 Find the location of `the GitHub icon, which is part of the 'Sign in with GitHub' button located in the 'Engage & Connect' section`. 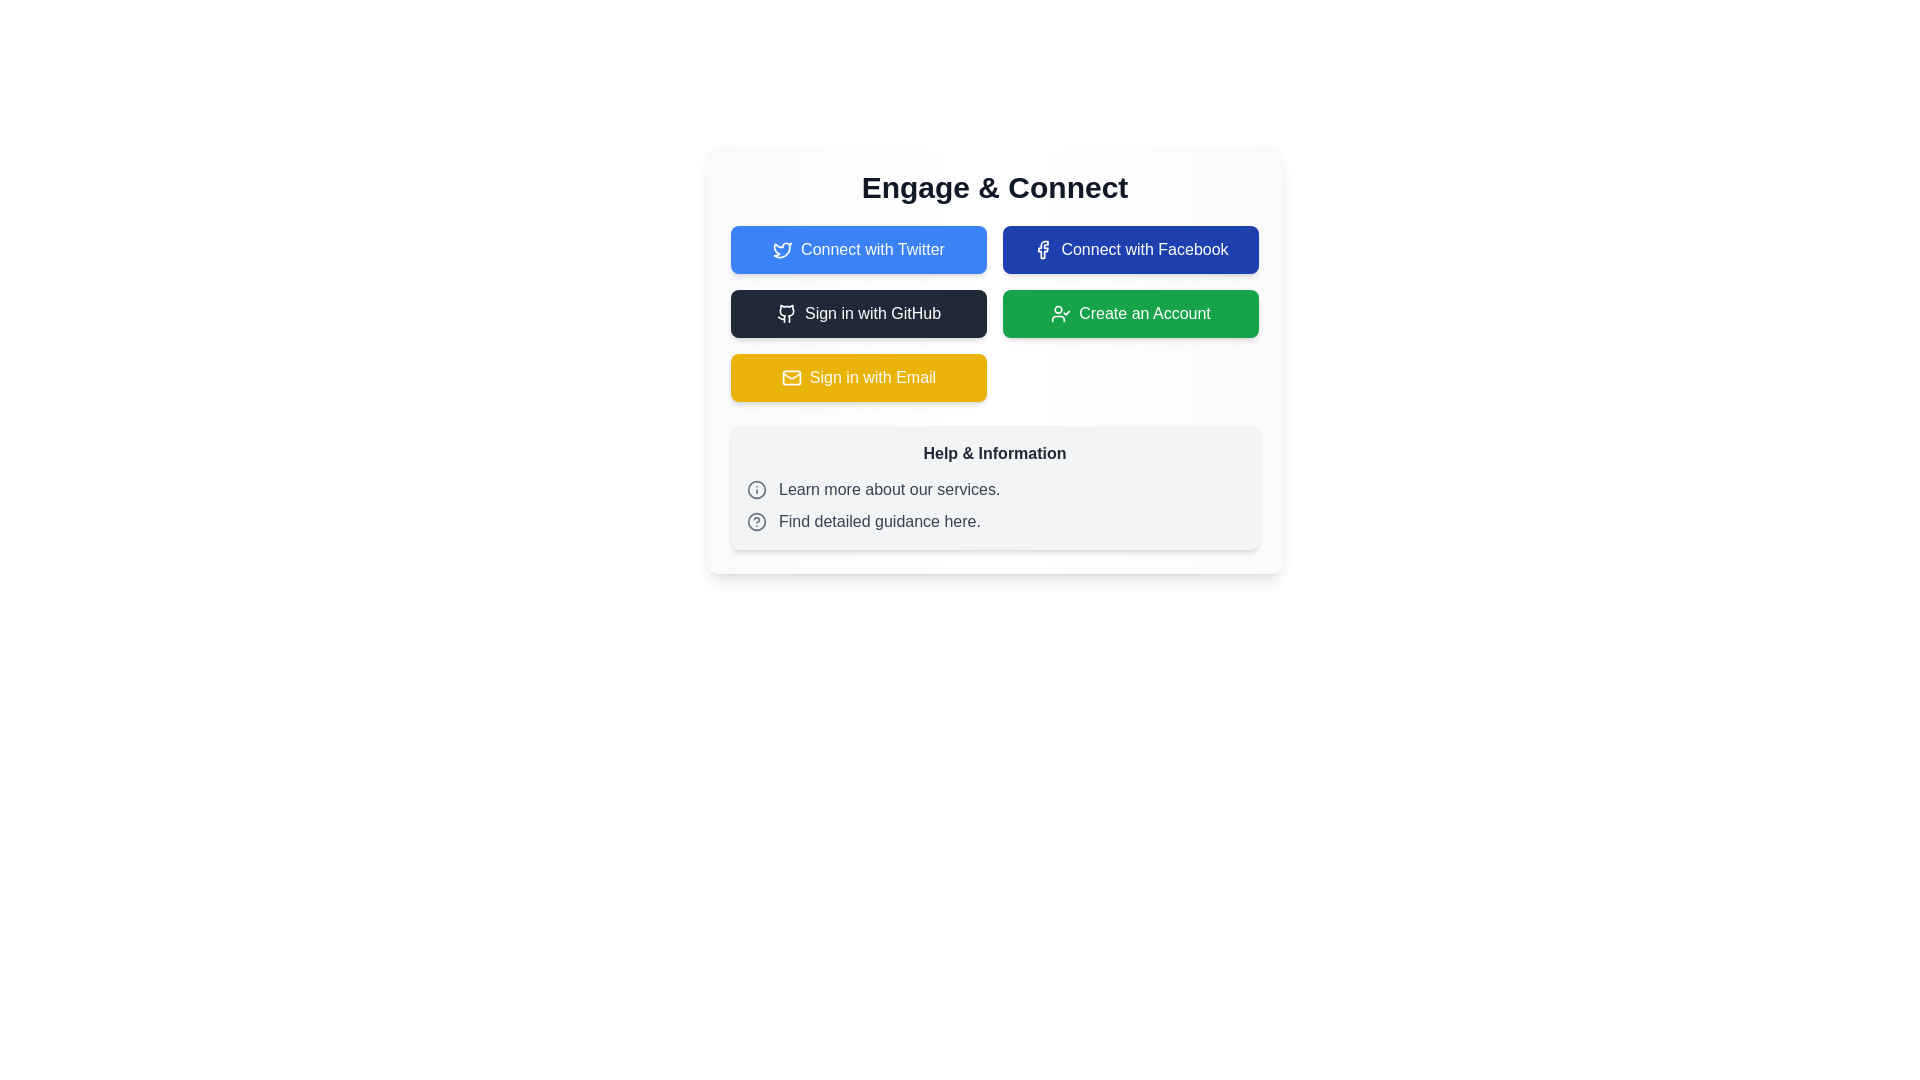

the GitHub icon, which is part of the 'Sign in with GitHub' button located in the 'Engage & Connect' section is located at coordinates (786, 313).